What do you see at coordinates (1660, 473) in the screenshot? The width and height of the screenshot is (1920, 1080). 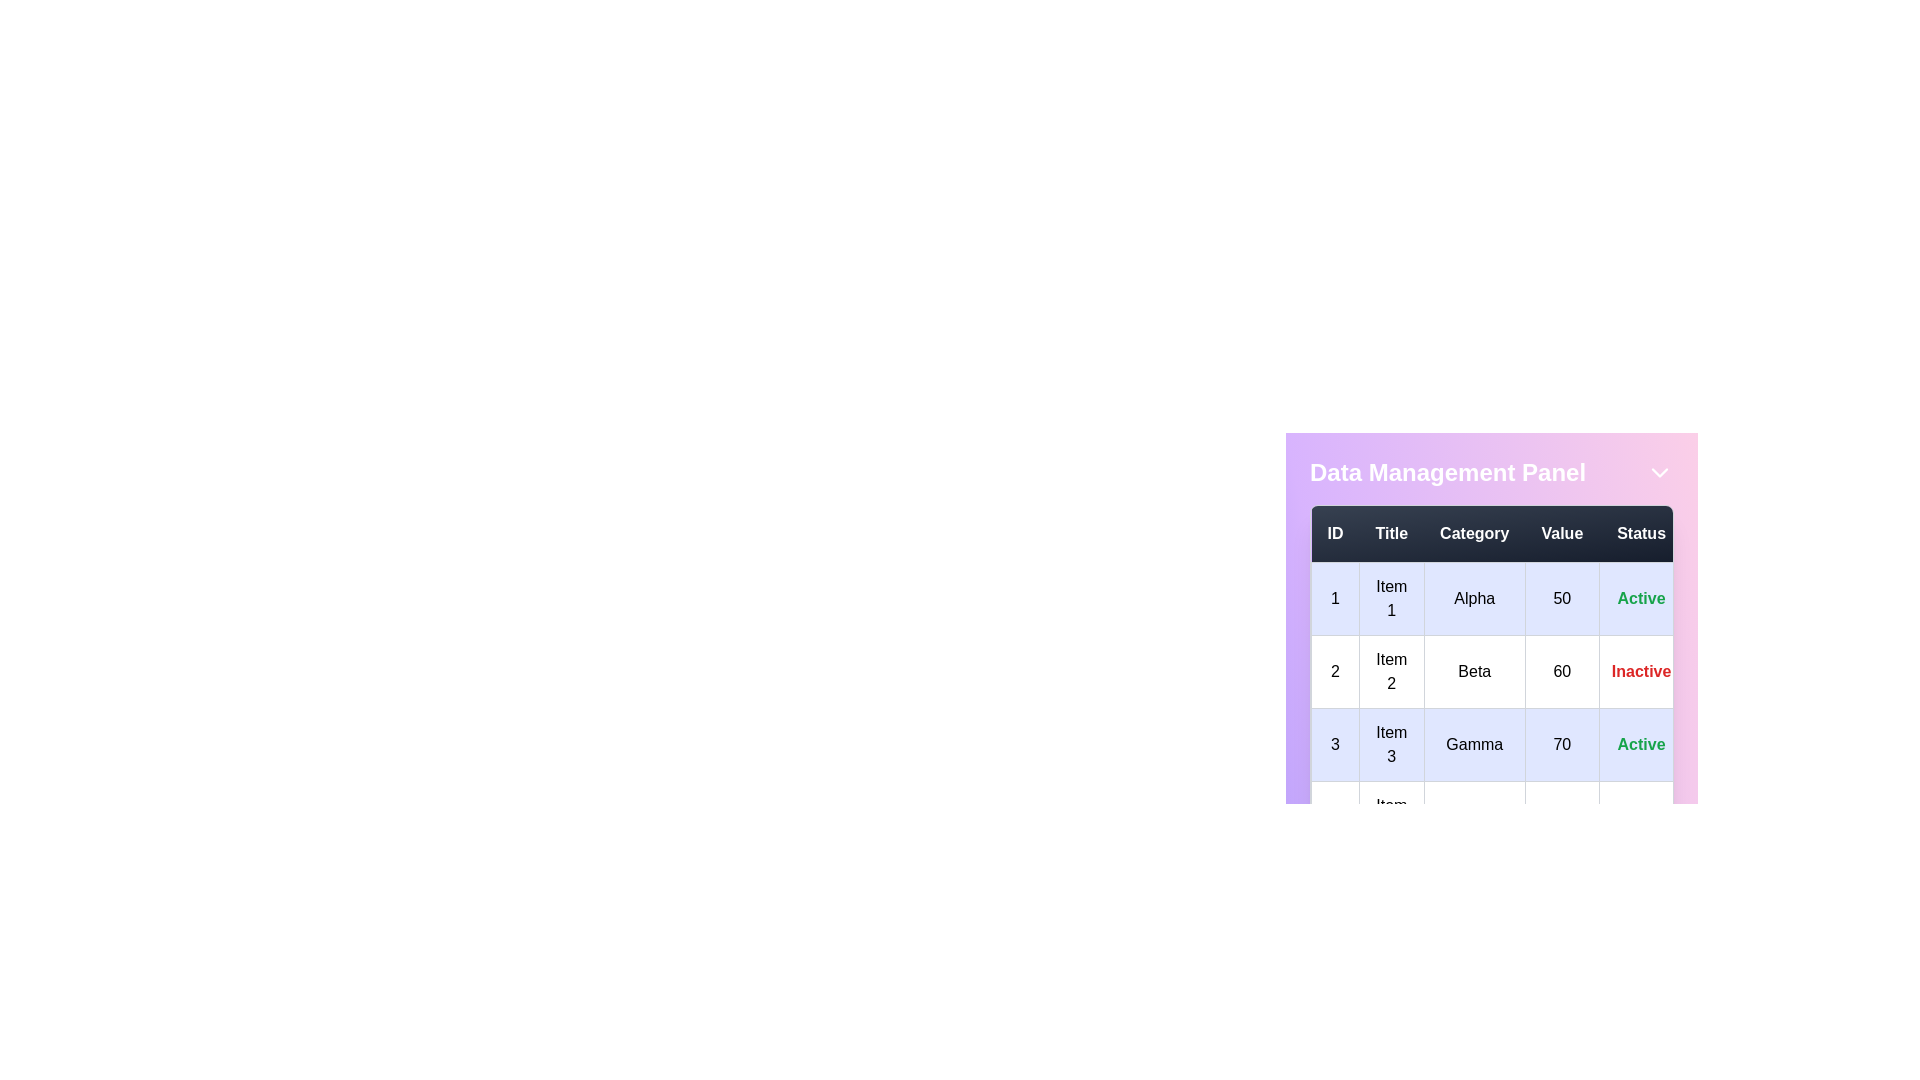 I see `the dropdown arrow button to expand or collapse the panel` at bounding box center [1660, 473].